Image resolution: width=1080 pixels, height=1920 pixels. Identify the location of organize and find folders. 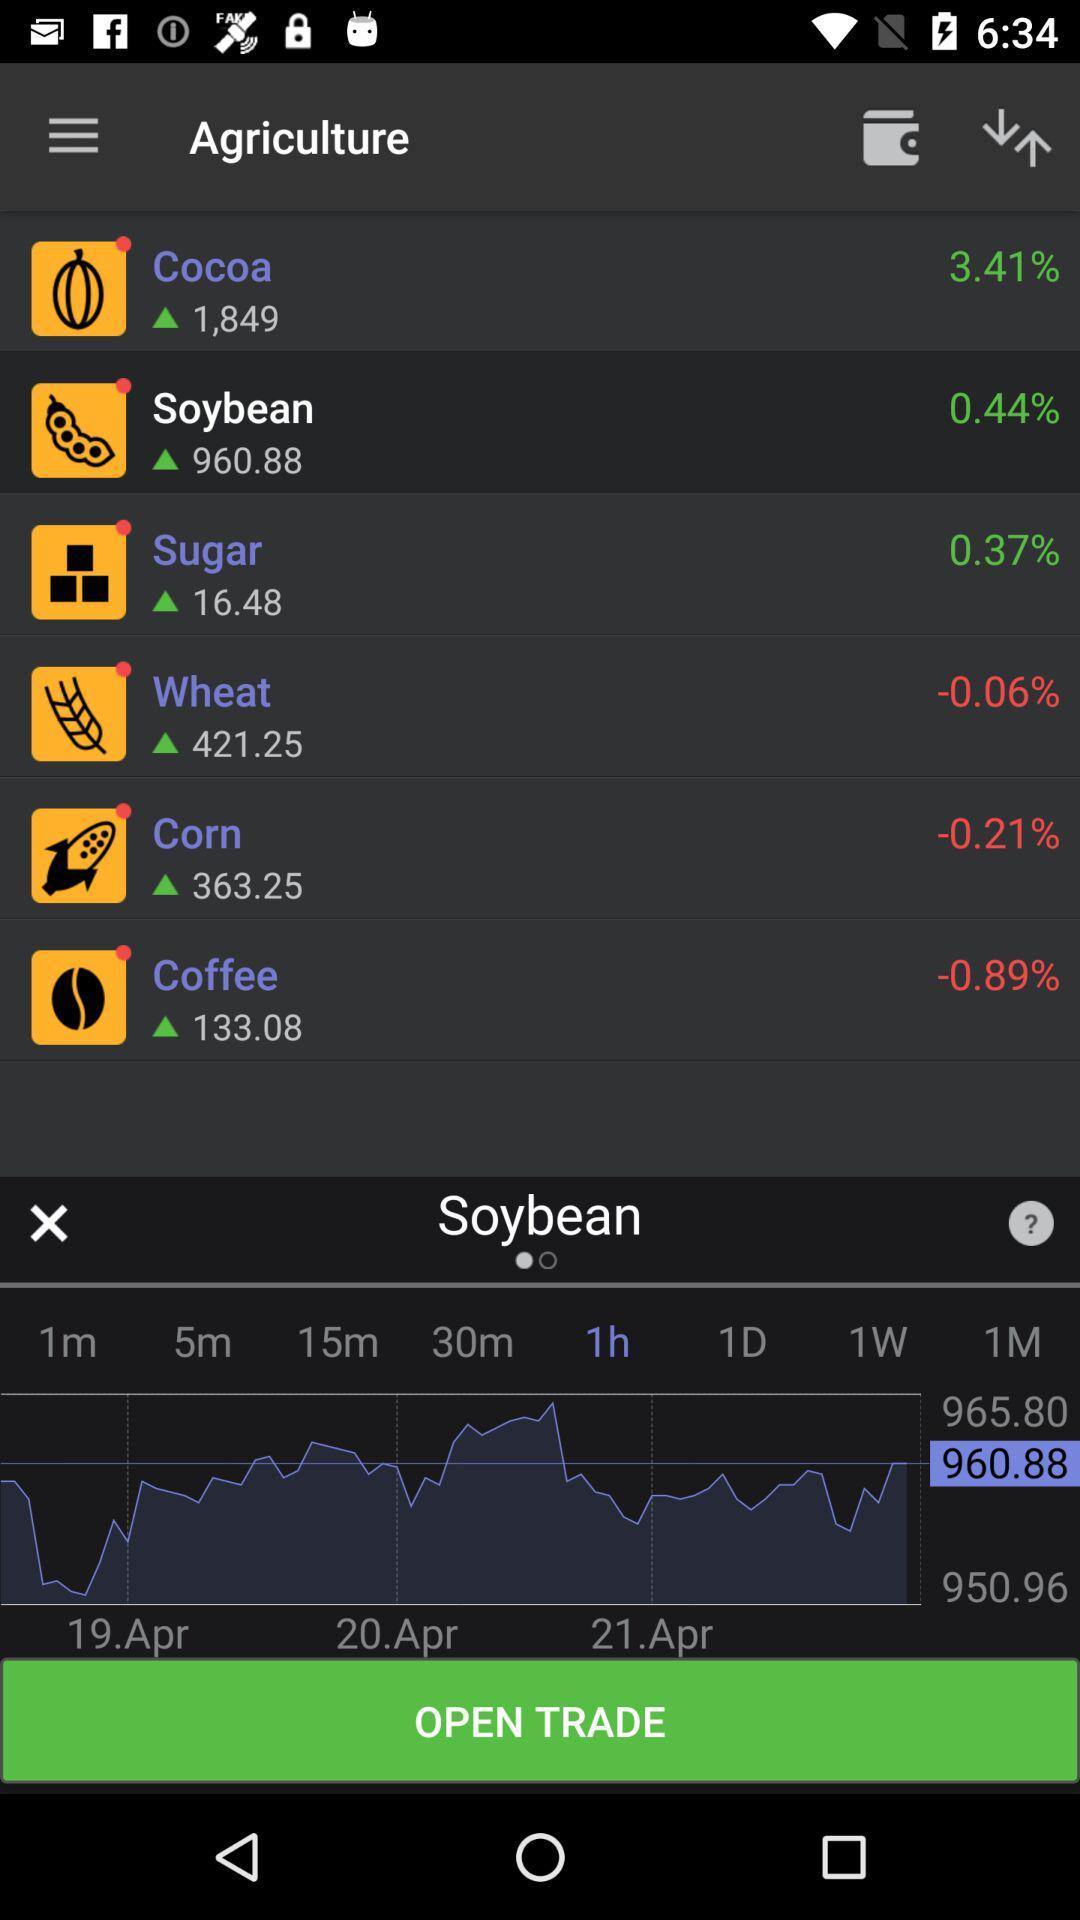
(890, 135).